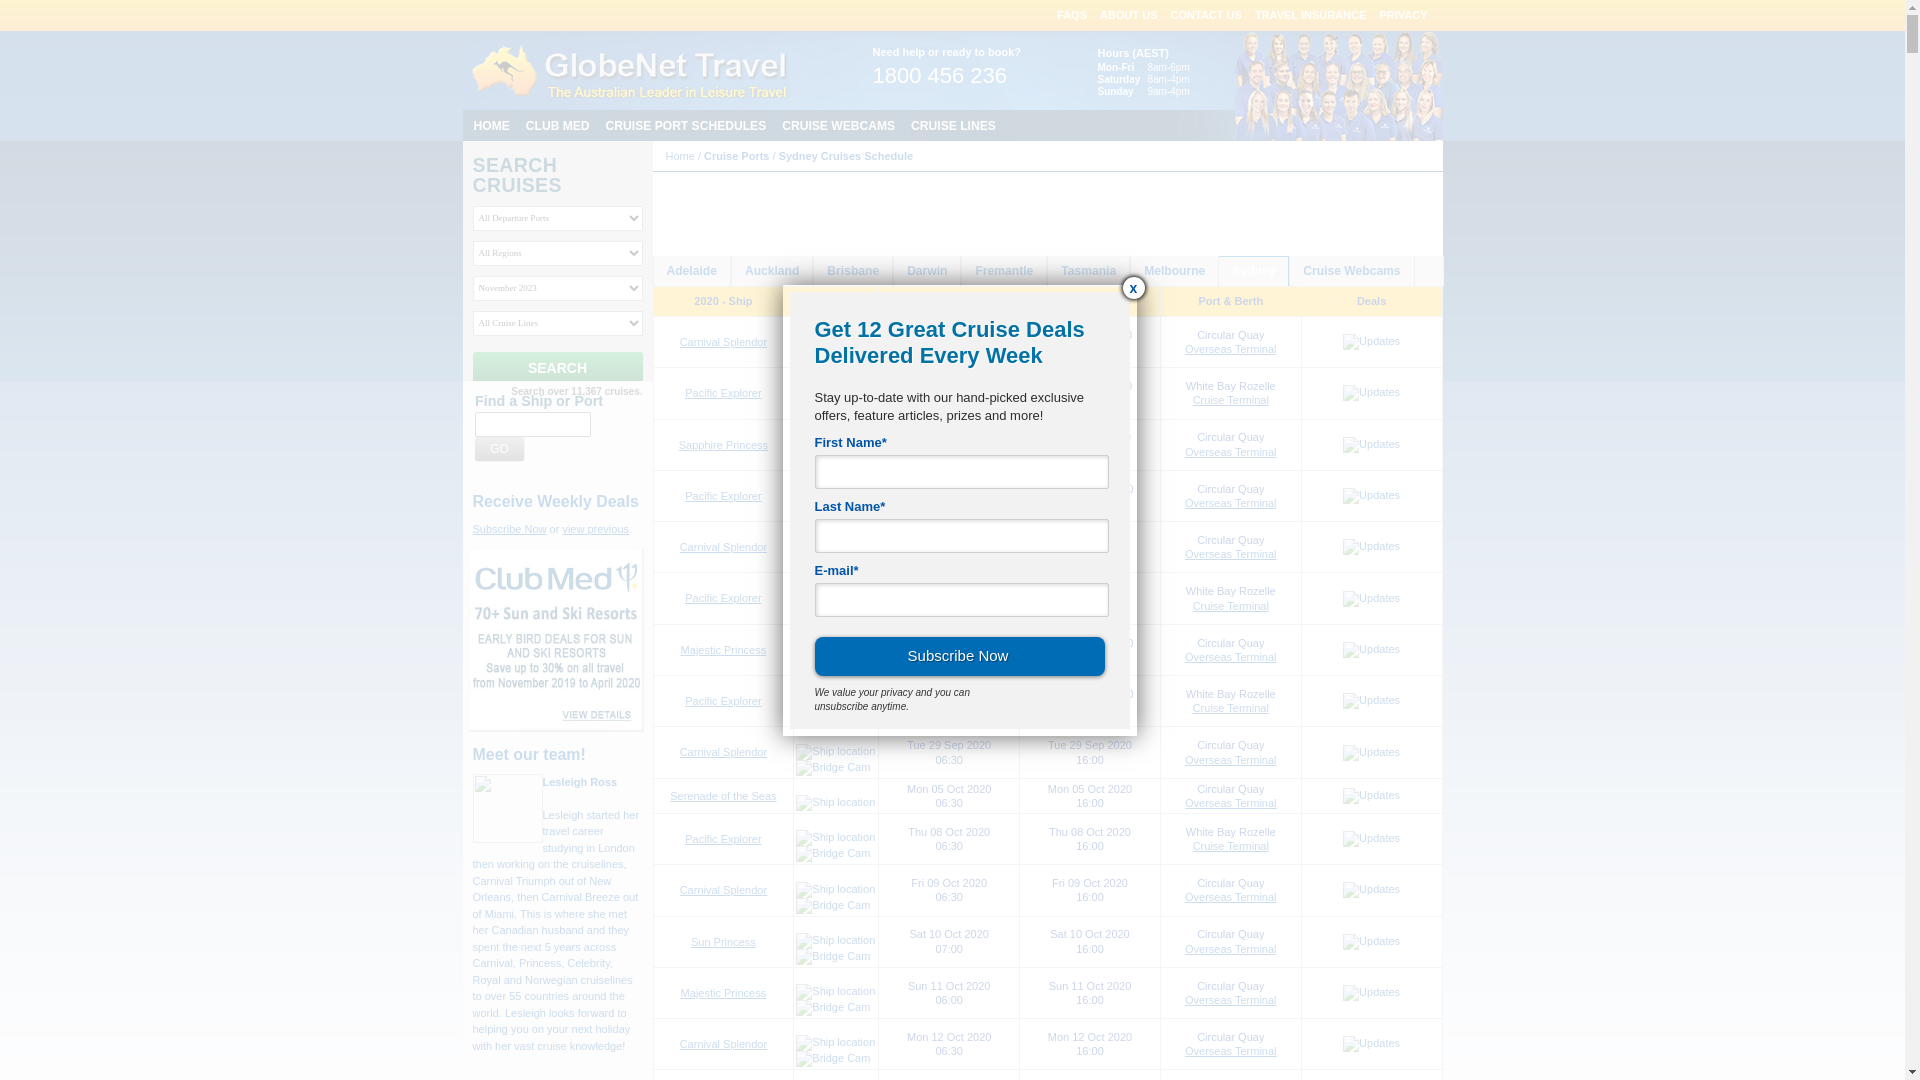 Image resolution: width=1920 pixels, height=1080 pixels. What do you see at coordinates (1343, 839) in the screenshot?
I see `'Updates'` at bounding box center [1343, 839].